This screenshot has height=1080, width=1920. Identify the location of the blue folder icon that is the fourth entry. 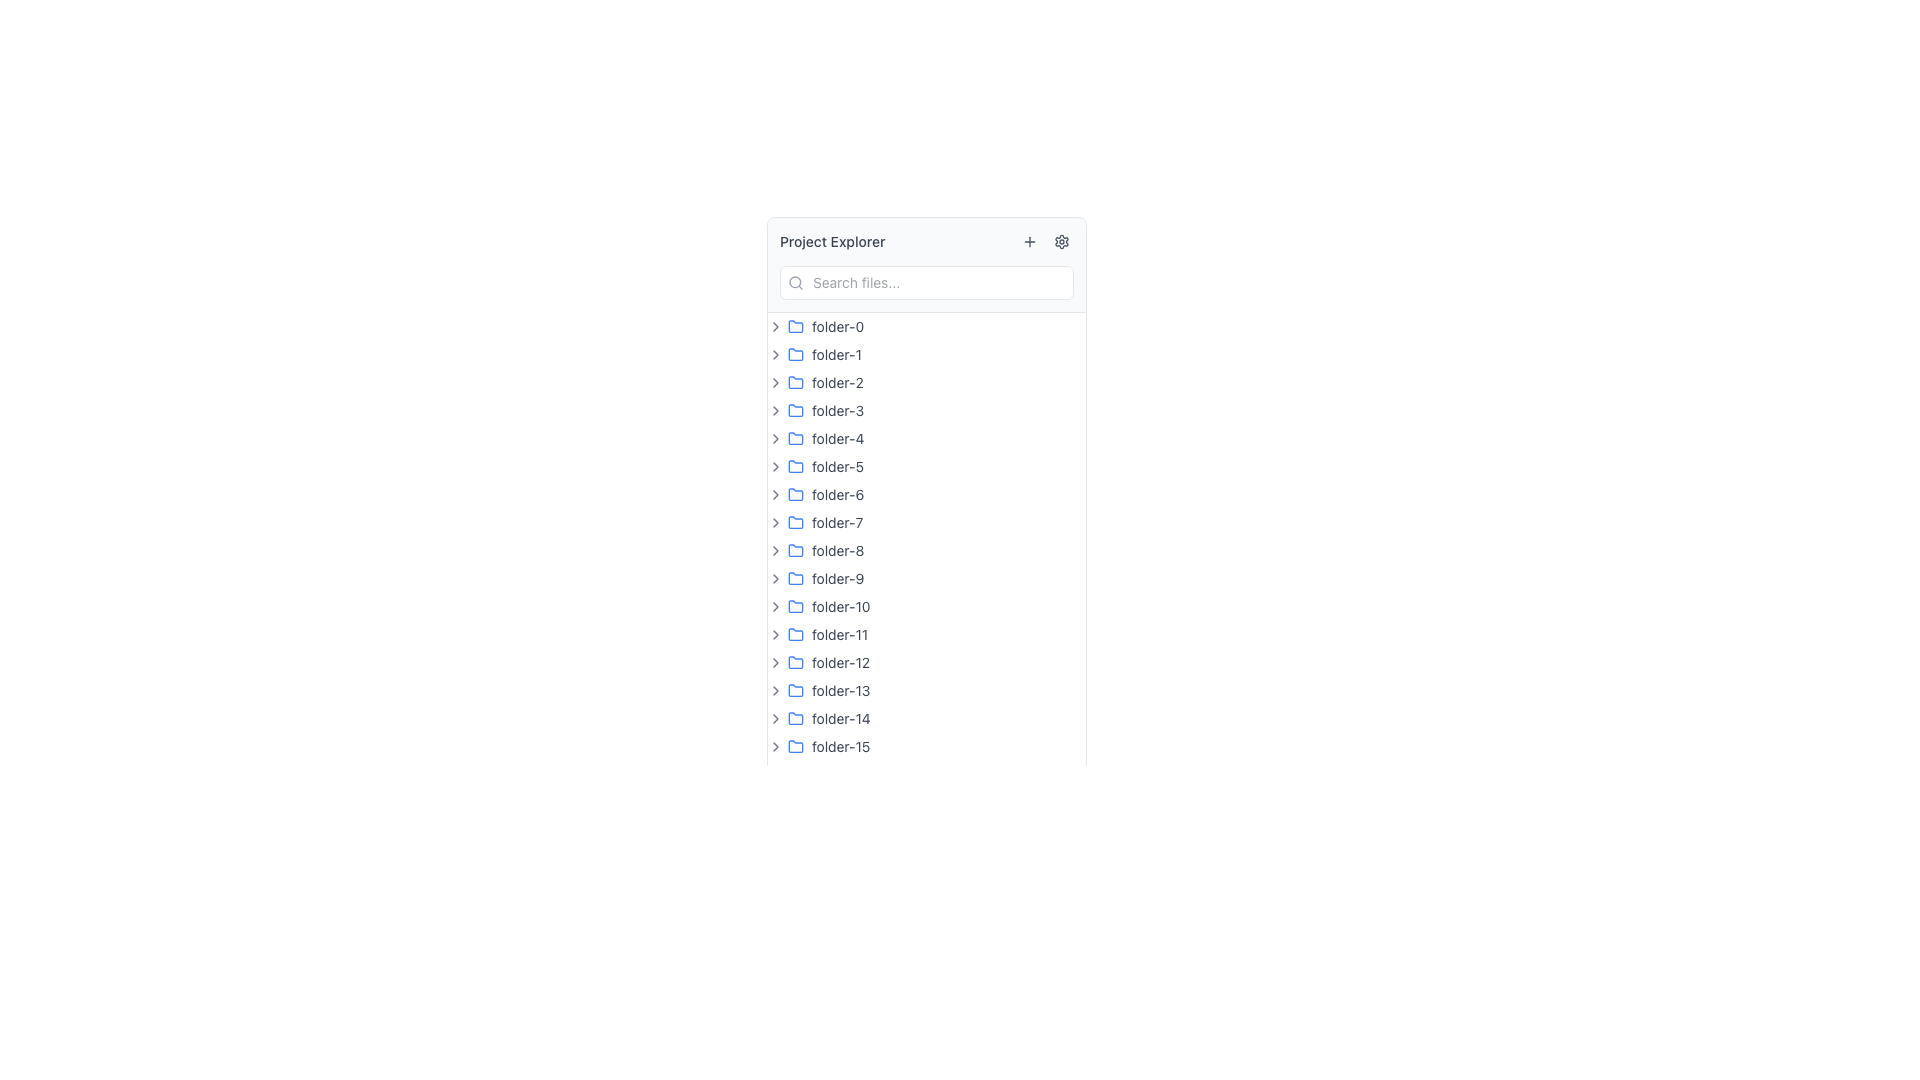
(795, 408).